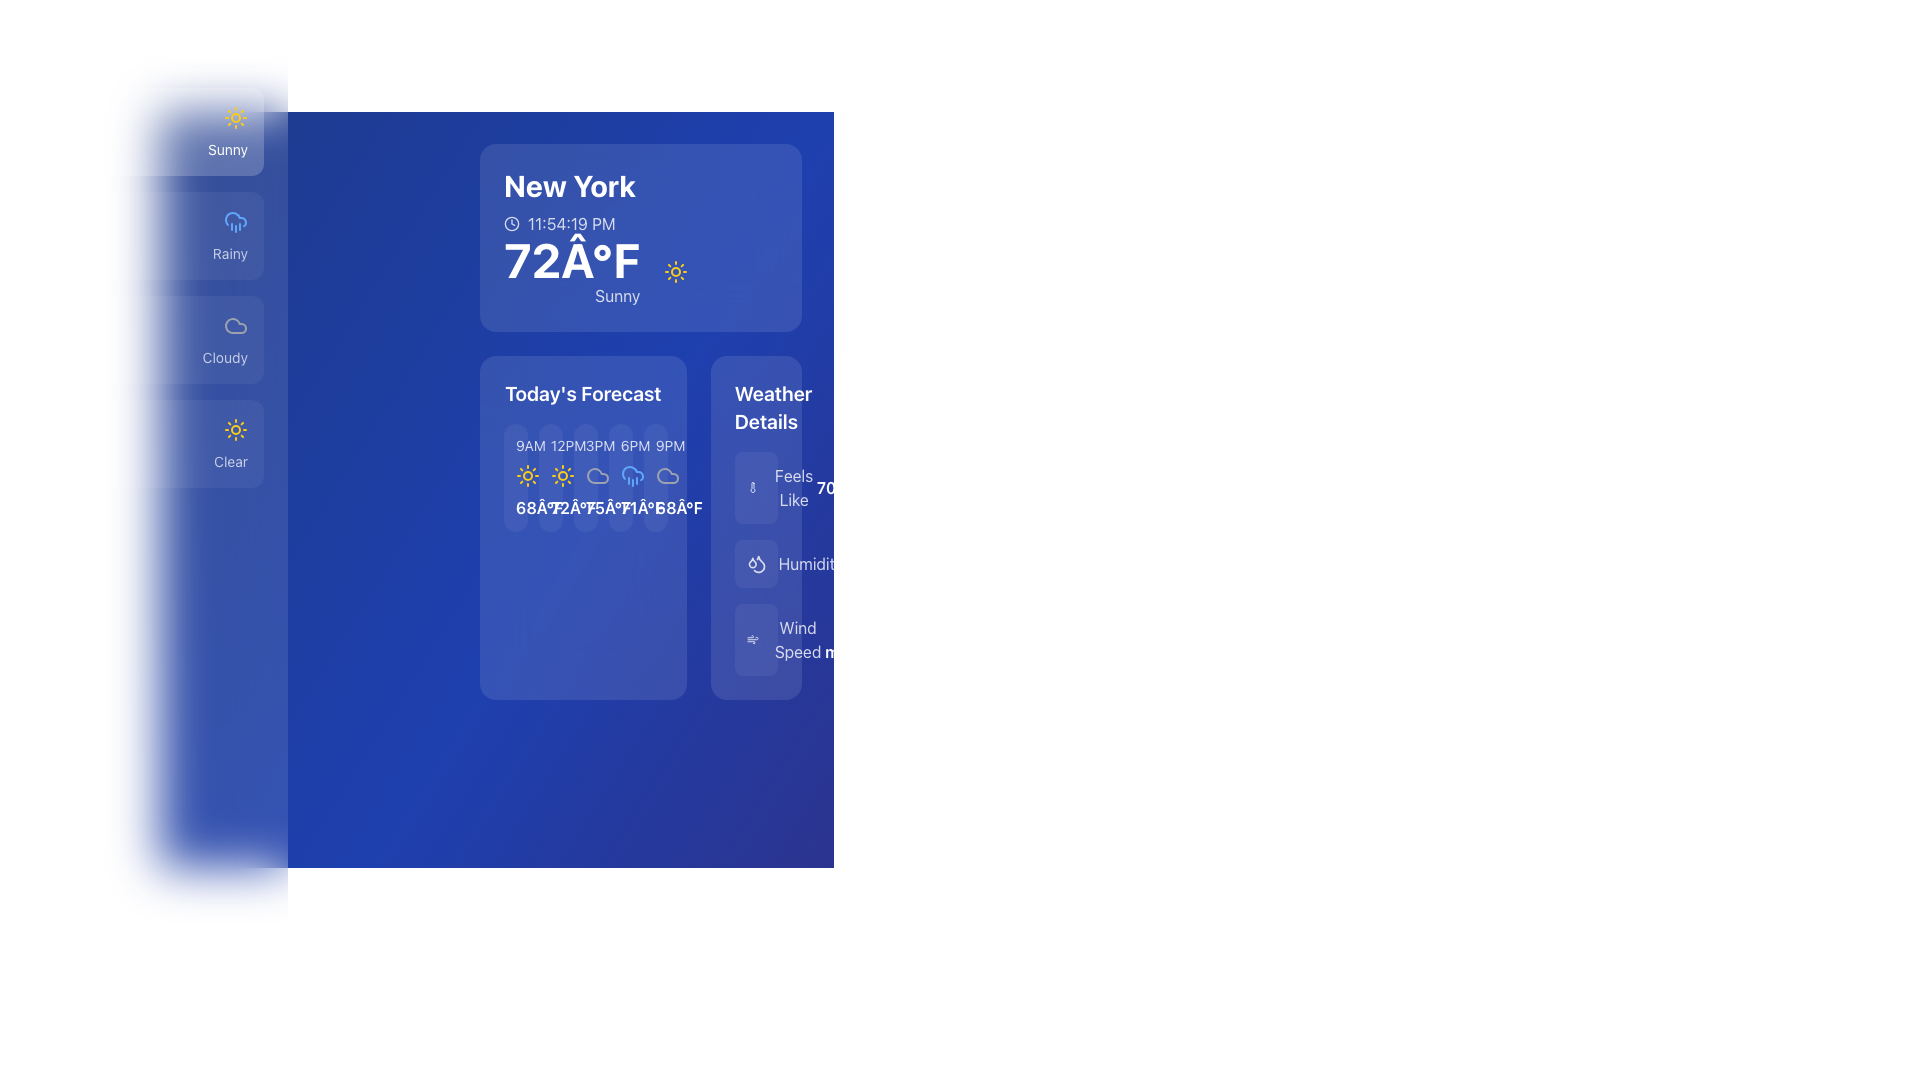  I want to click on the 'Sunny' weather icon located to the right of the current temperature display ('72°F Sunny'), so click(676, 272).